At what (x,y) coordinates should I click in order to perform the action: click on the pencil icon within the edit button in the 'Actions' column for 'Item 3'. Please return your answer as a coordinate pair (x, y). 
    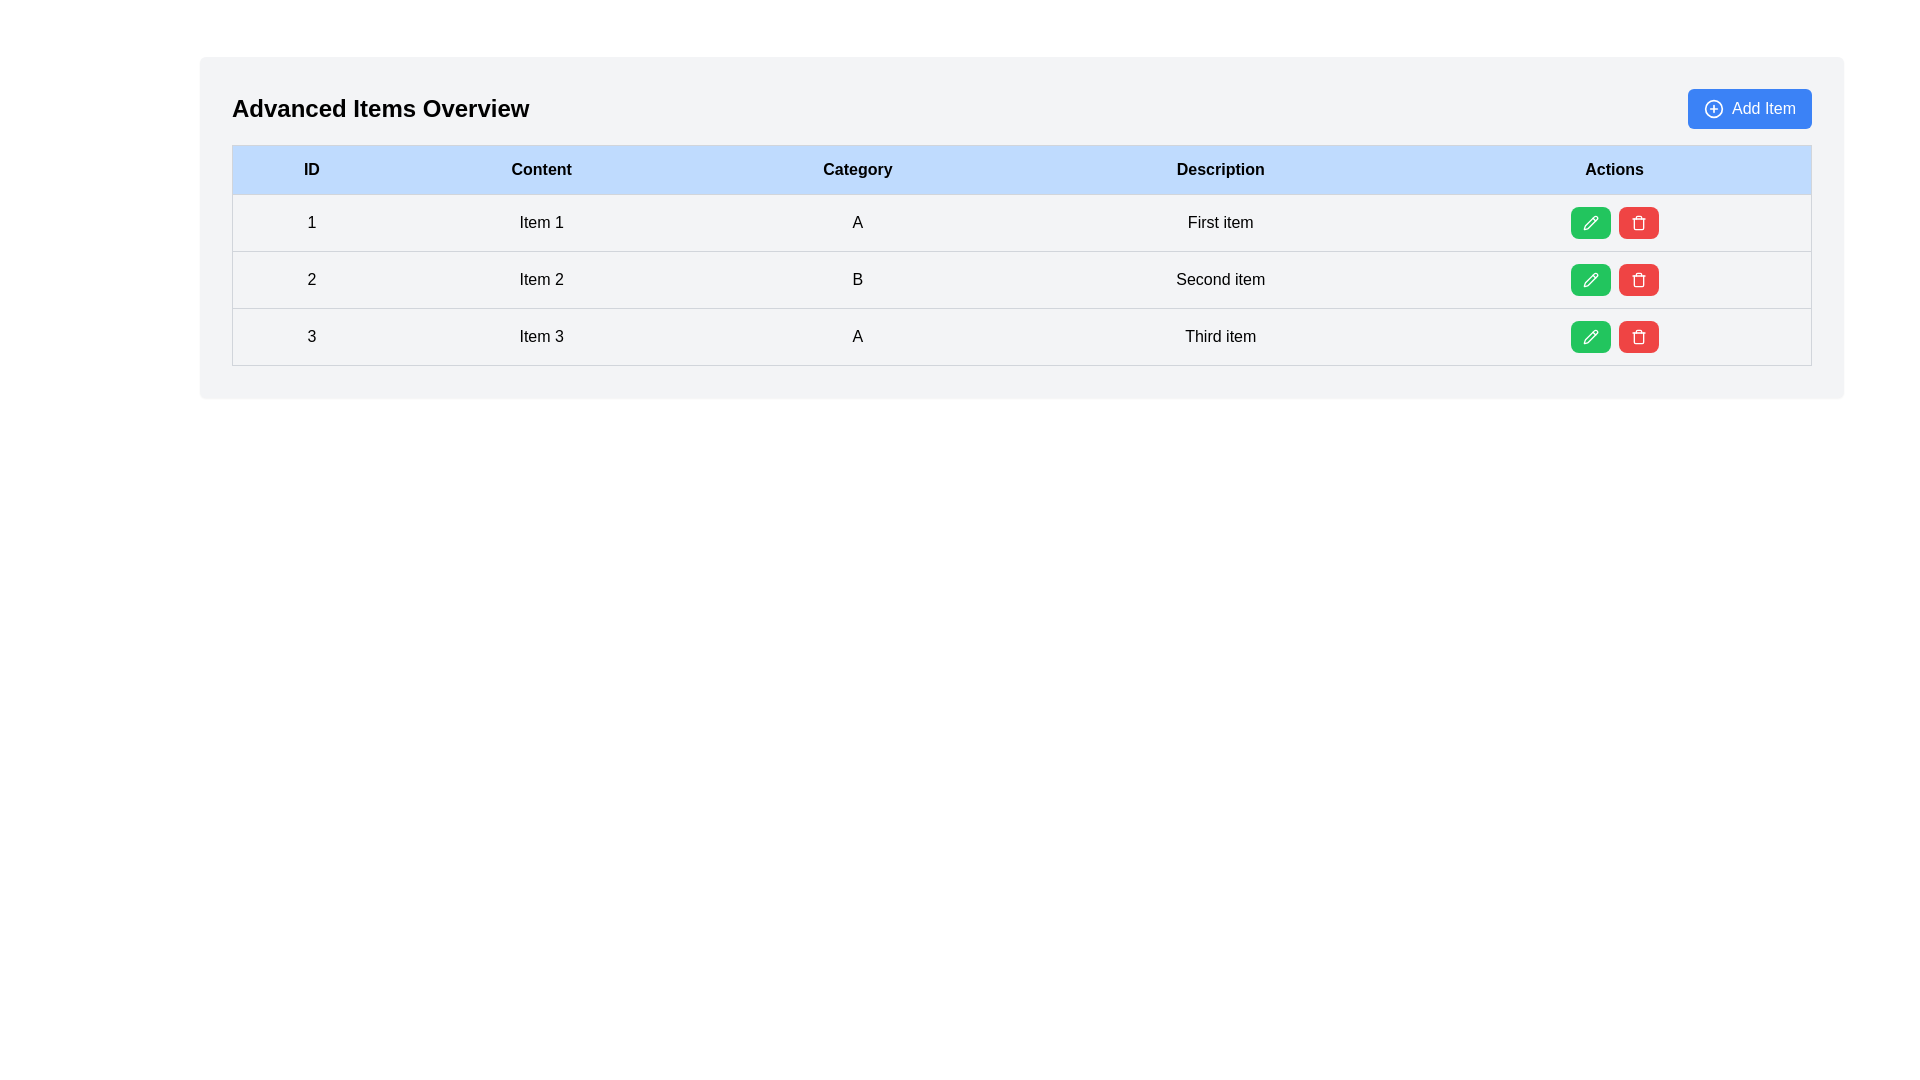
    Looking at the image, I should click on (1589, 335).